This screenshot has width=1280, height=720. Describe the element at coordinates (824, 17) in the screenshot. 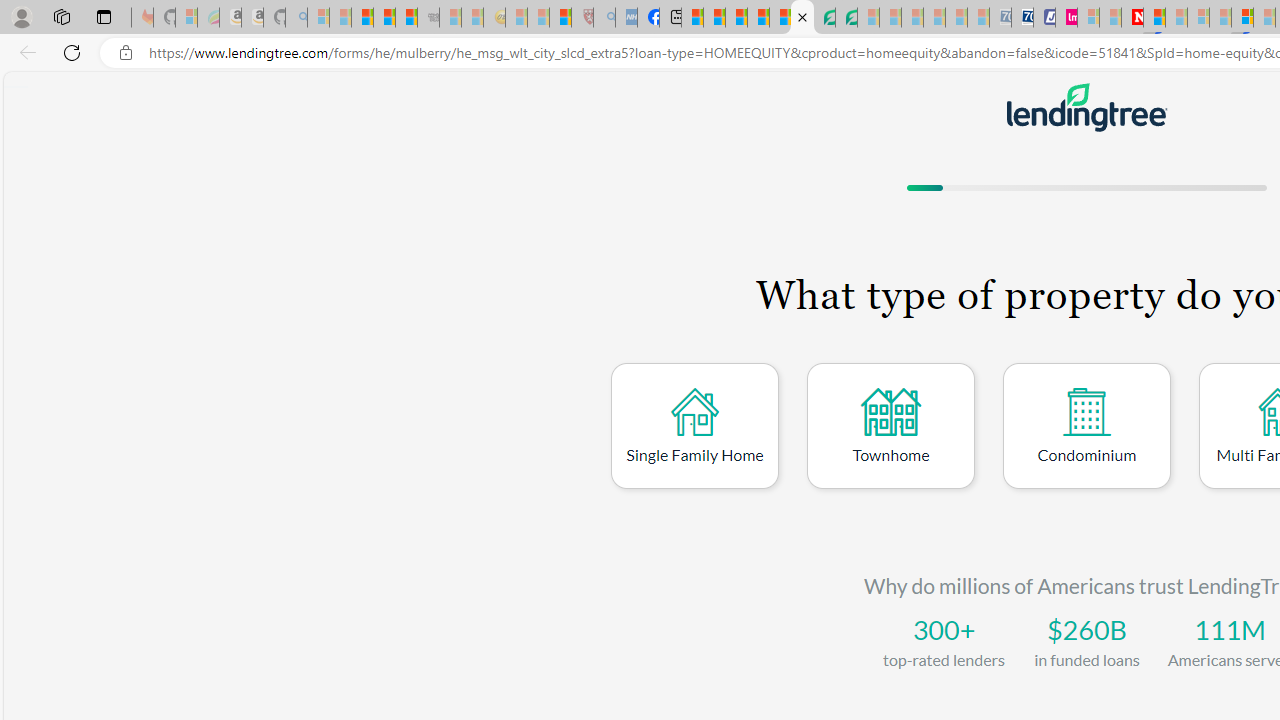

I see `'Terms of Use Agreement'` at that location.